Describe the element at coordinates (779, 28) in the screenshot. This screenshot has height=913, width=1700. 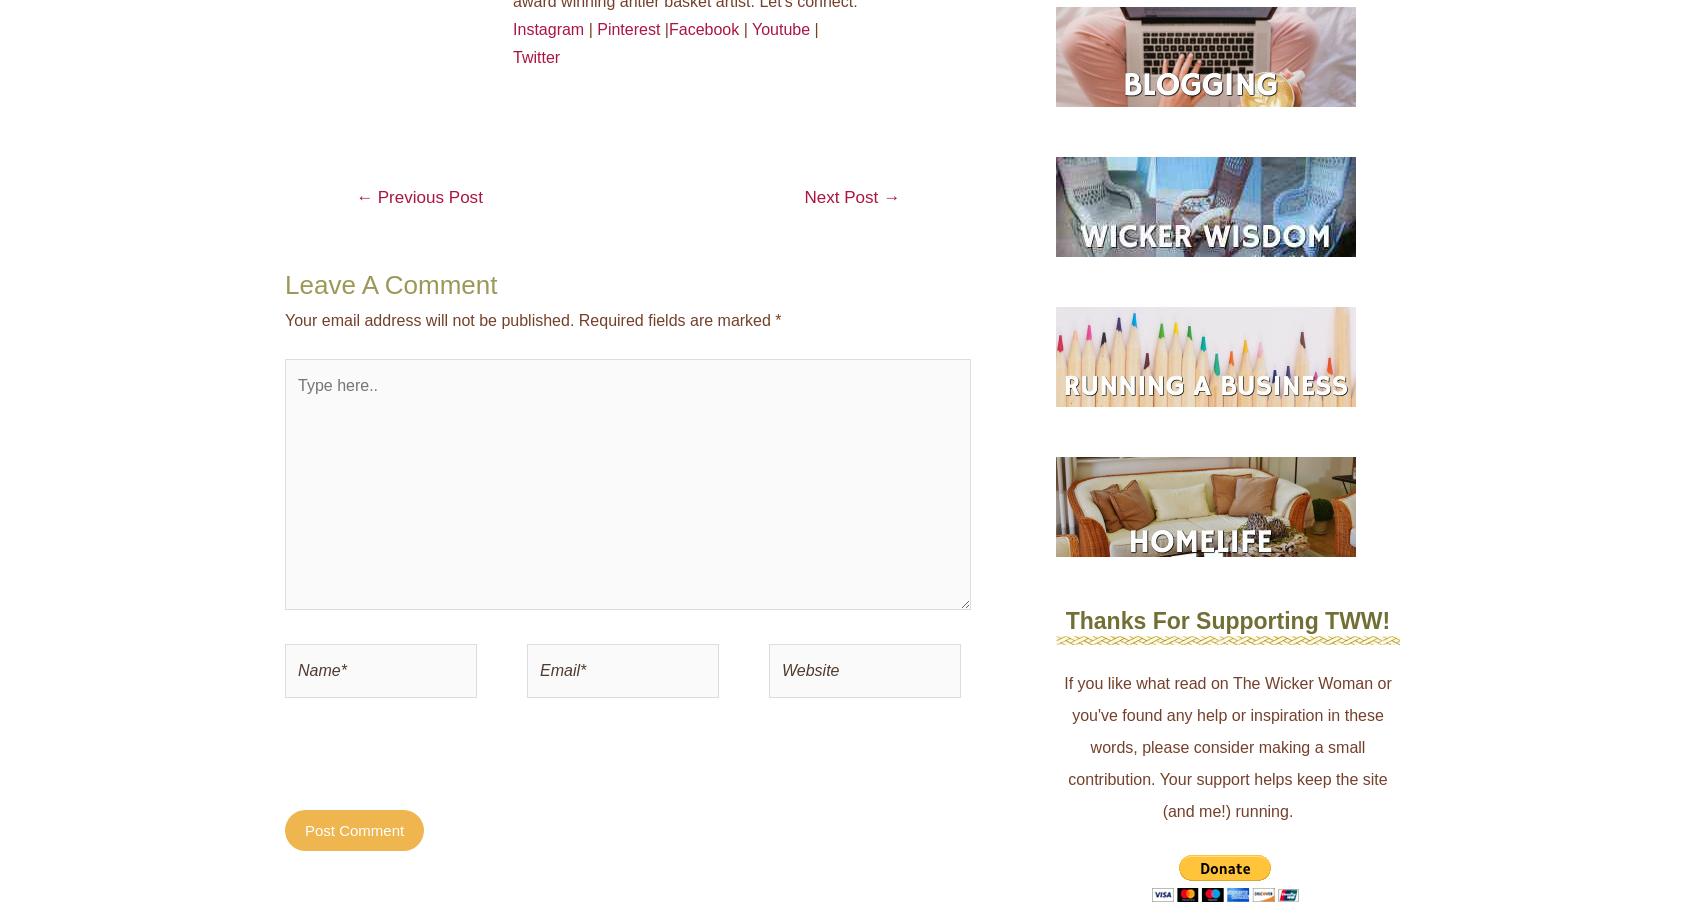
I see `'Youtube'` at that location.